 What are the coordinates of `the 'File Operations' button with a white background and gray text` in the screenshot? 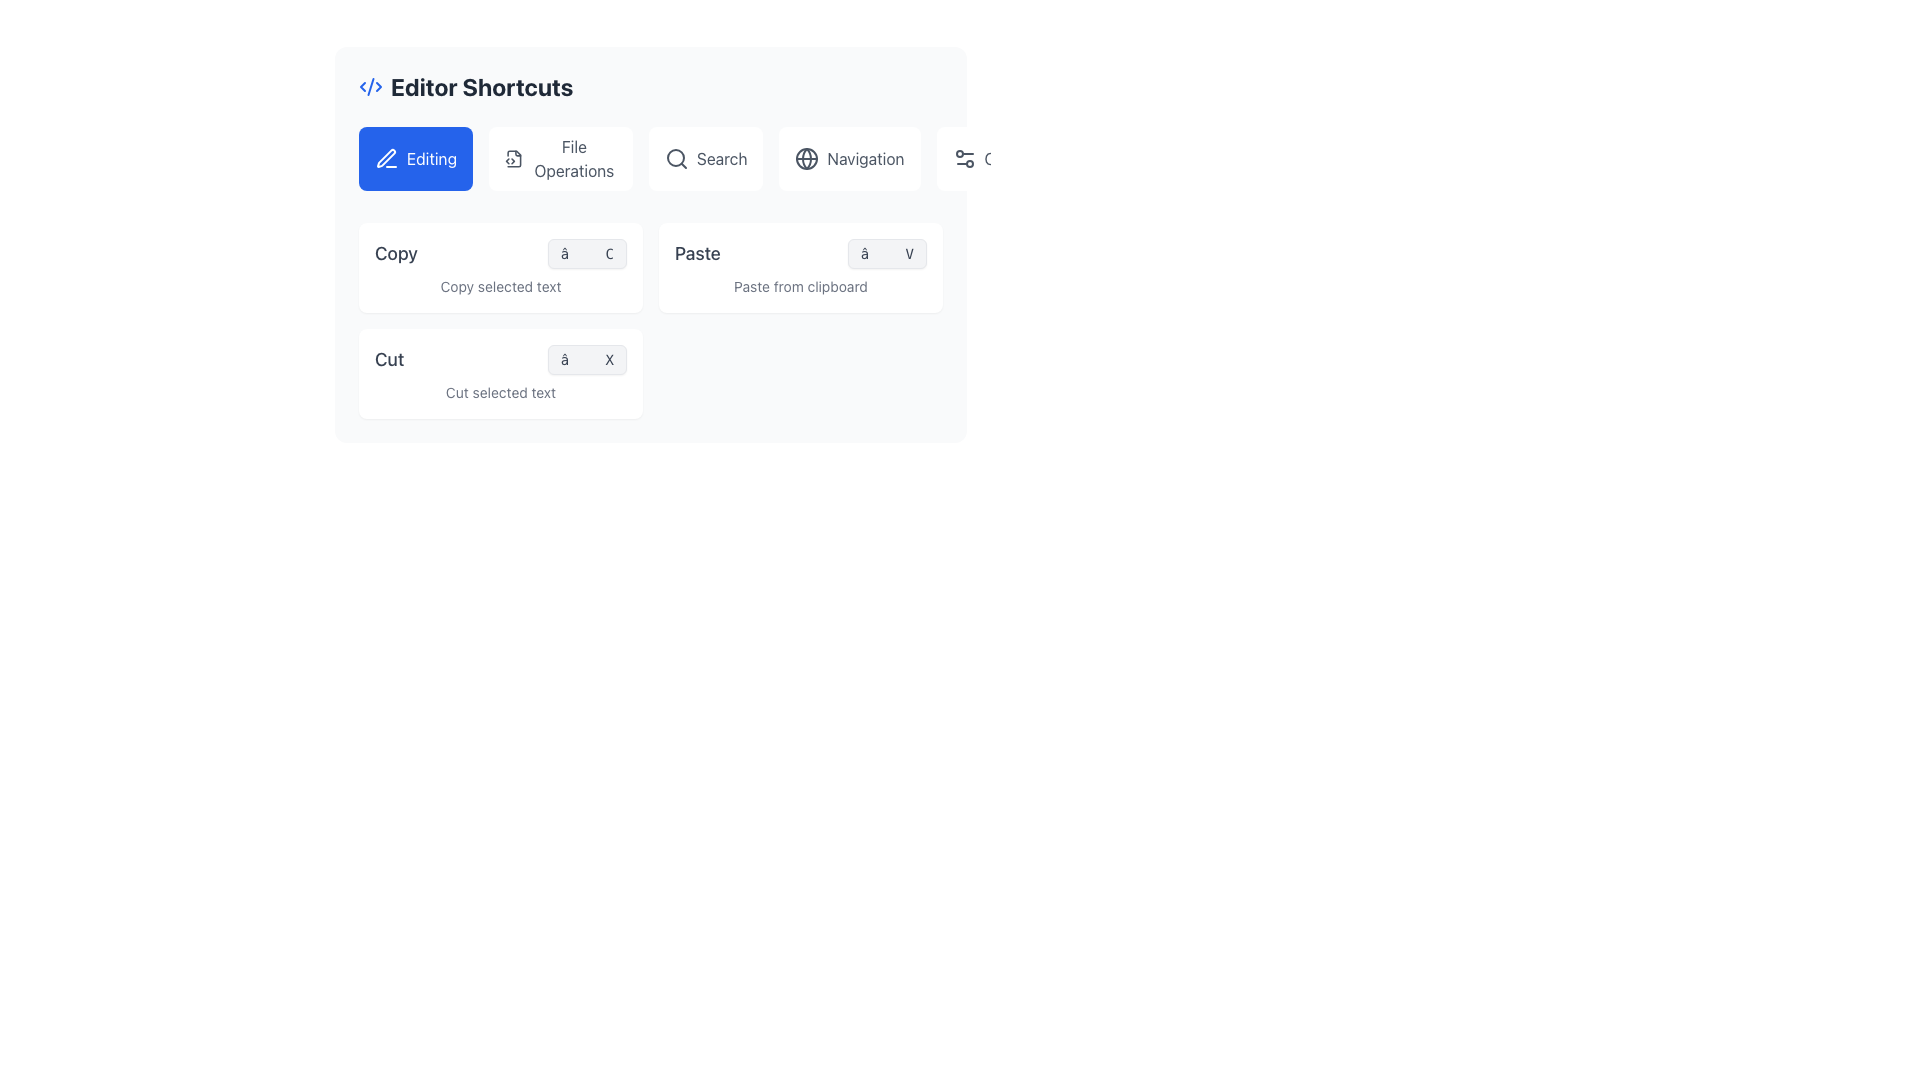 It's located at (560, 157).